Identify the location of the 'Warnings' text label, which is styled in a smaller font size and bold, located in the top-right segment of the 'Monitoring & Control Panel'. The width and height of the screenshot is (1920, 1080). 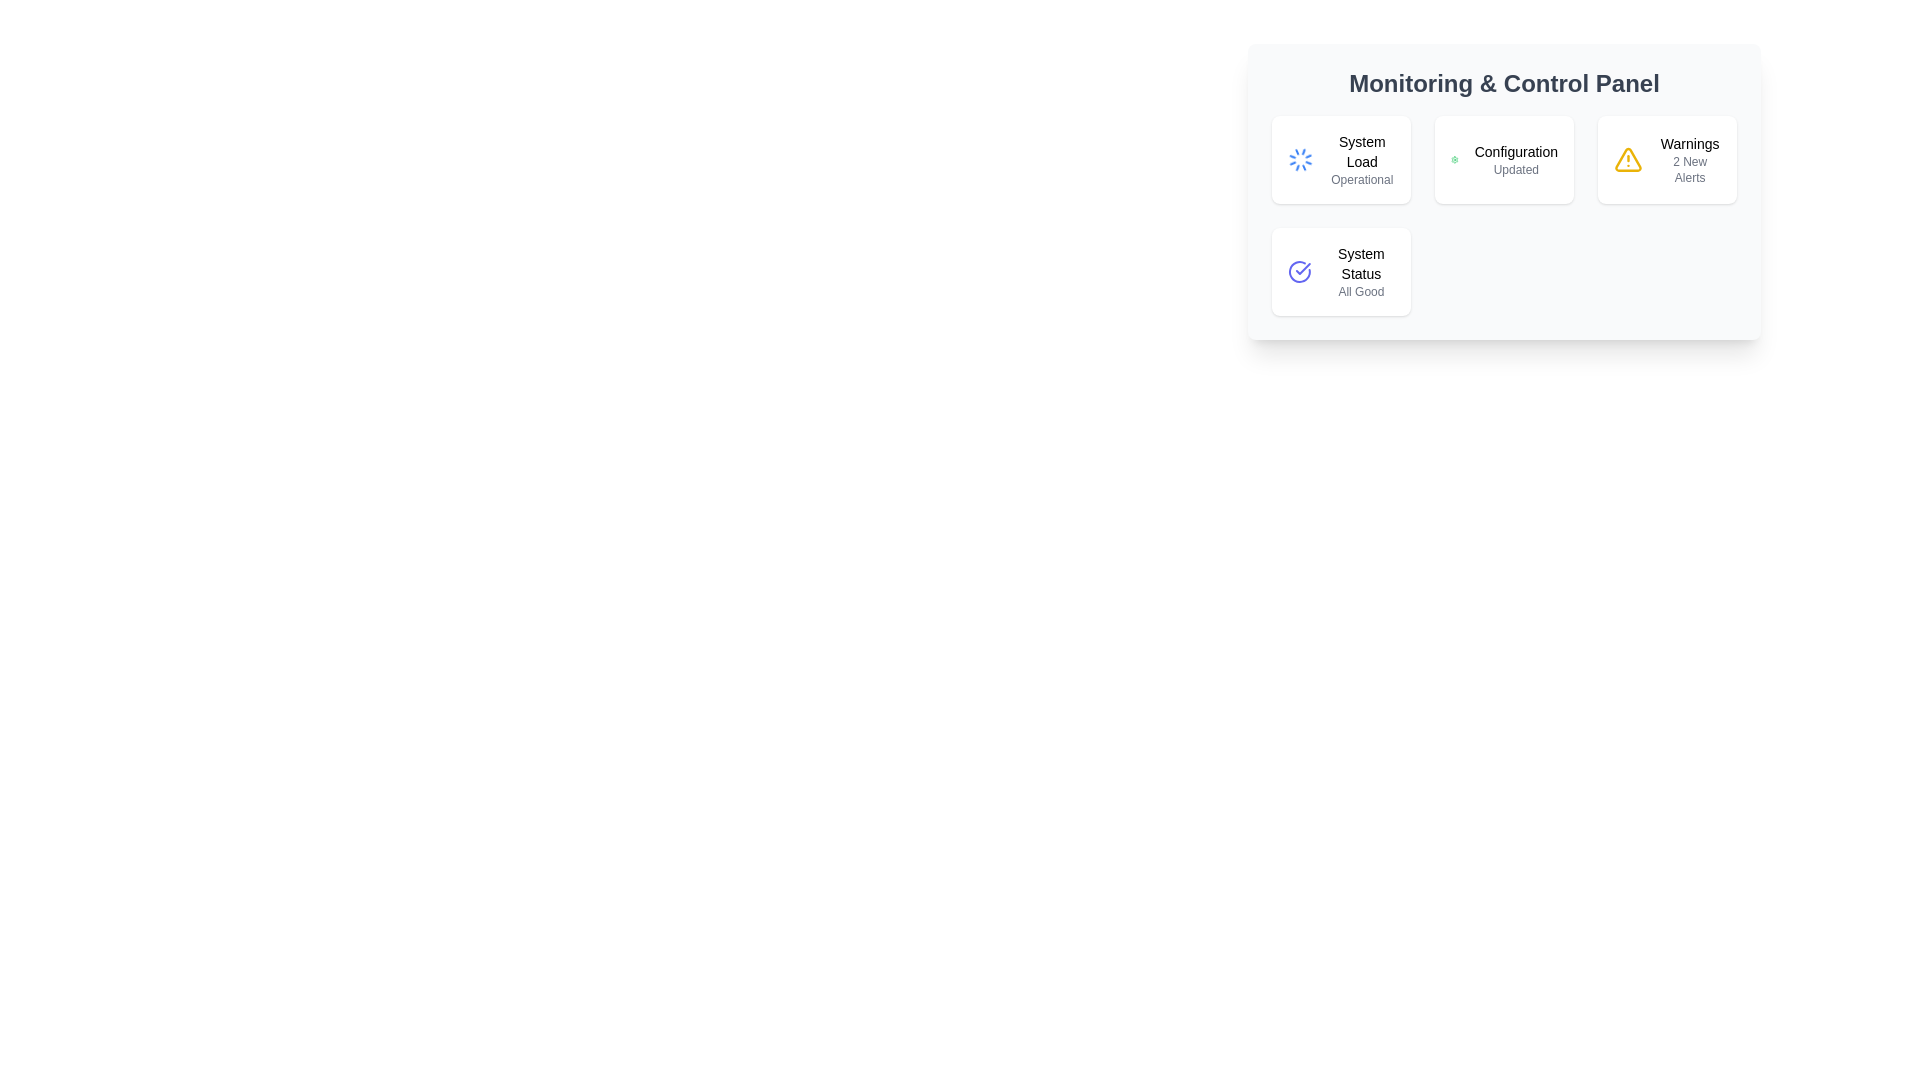
(1689, 142).